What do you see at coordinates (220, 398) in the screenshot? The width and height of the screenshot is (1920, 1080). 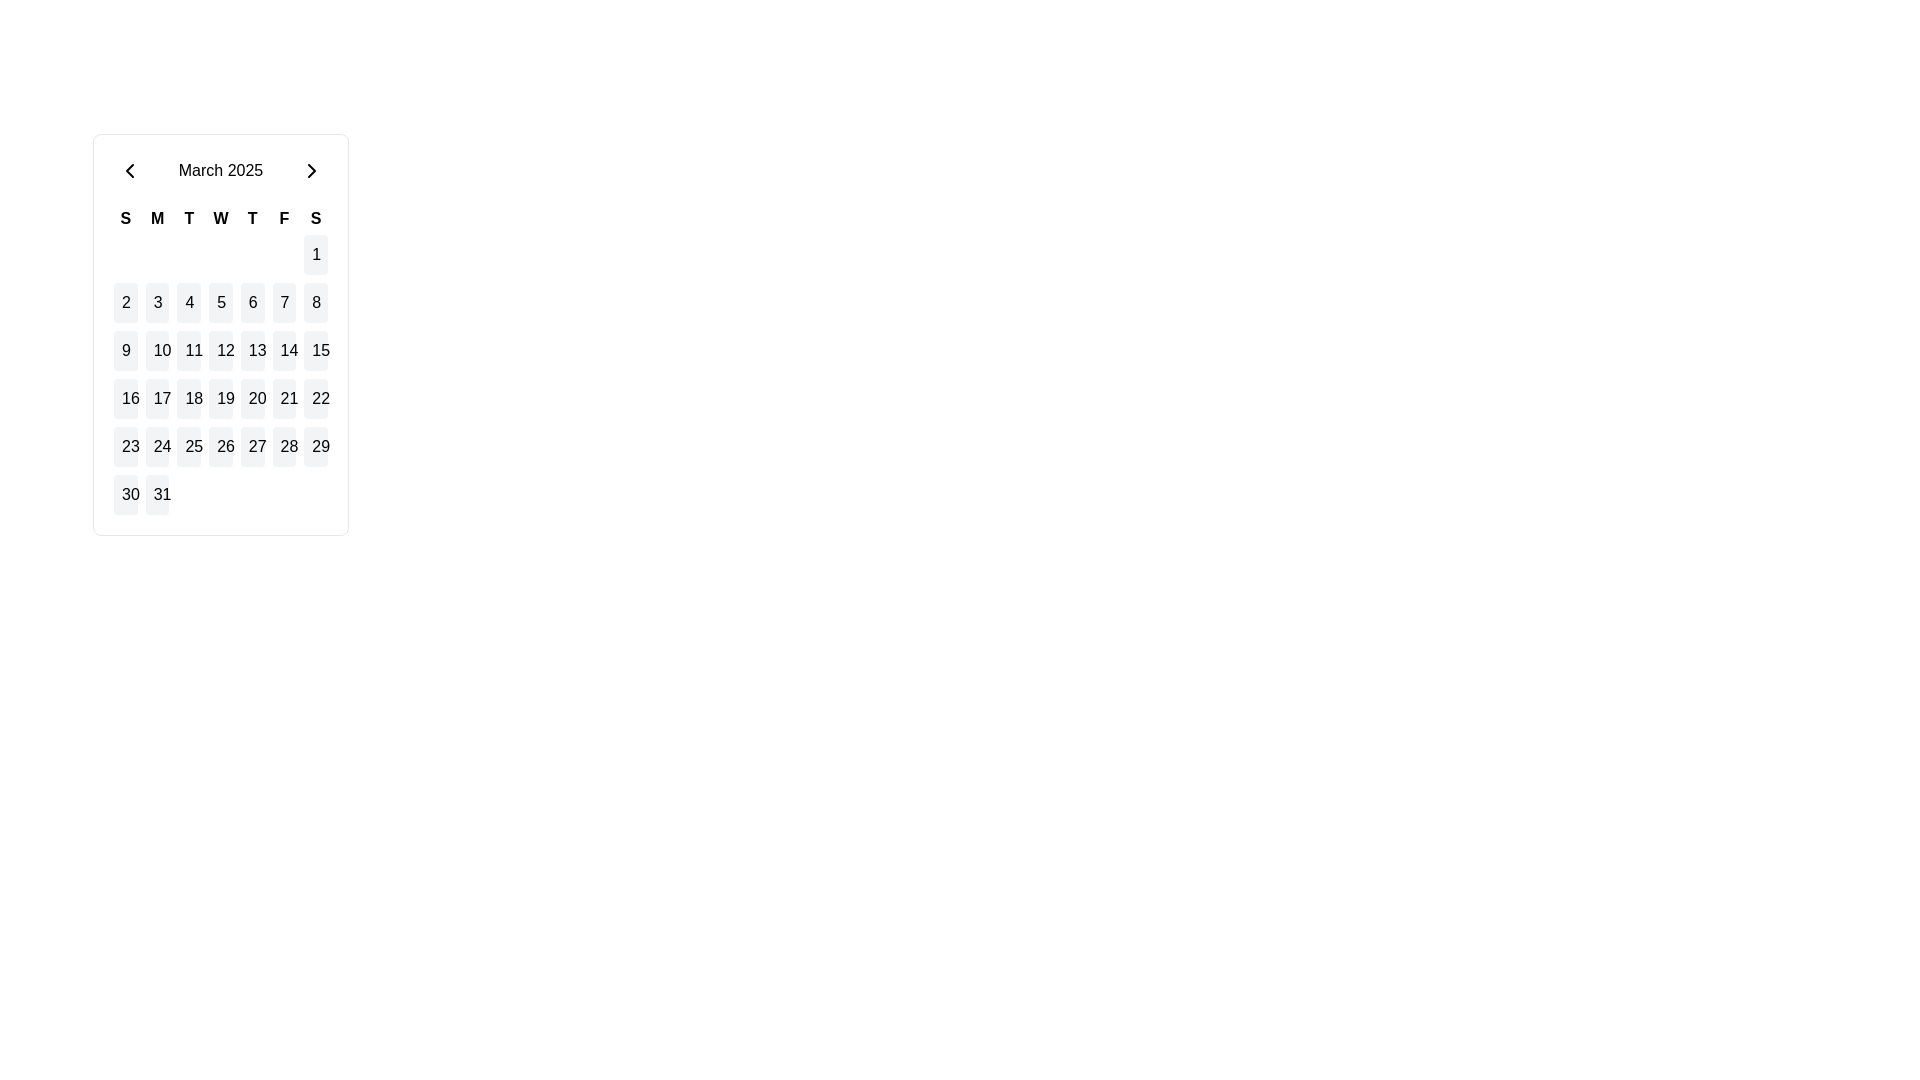 I see `the button displaying the number '19' in a rounded rectangle within the calendar grid for additional date information` at bounding box center [220, 398].